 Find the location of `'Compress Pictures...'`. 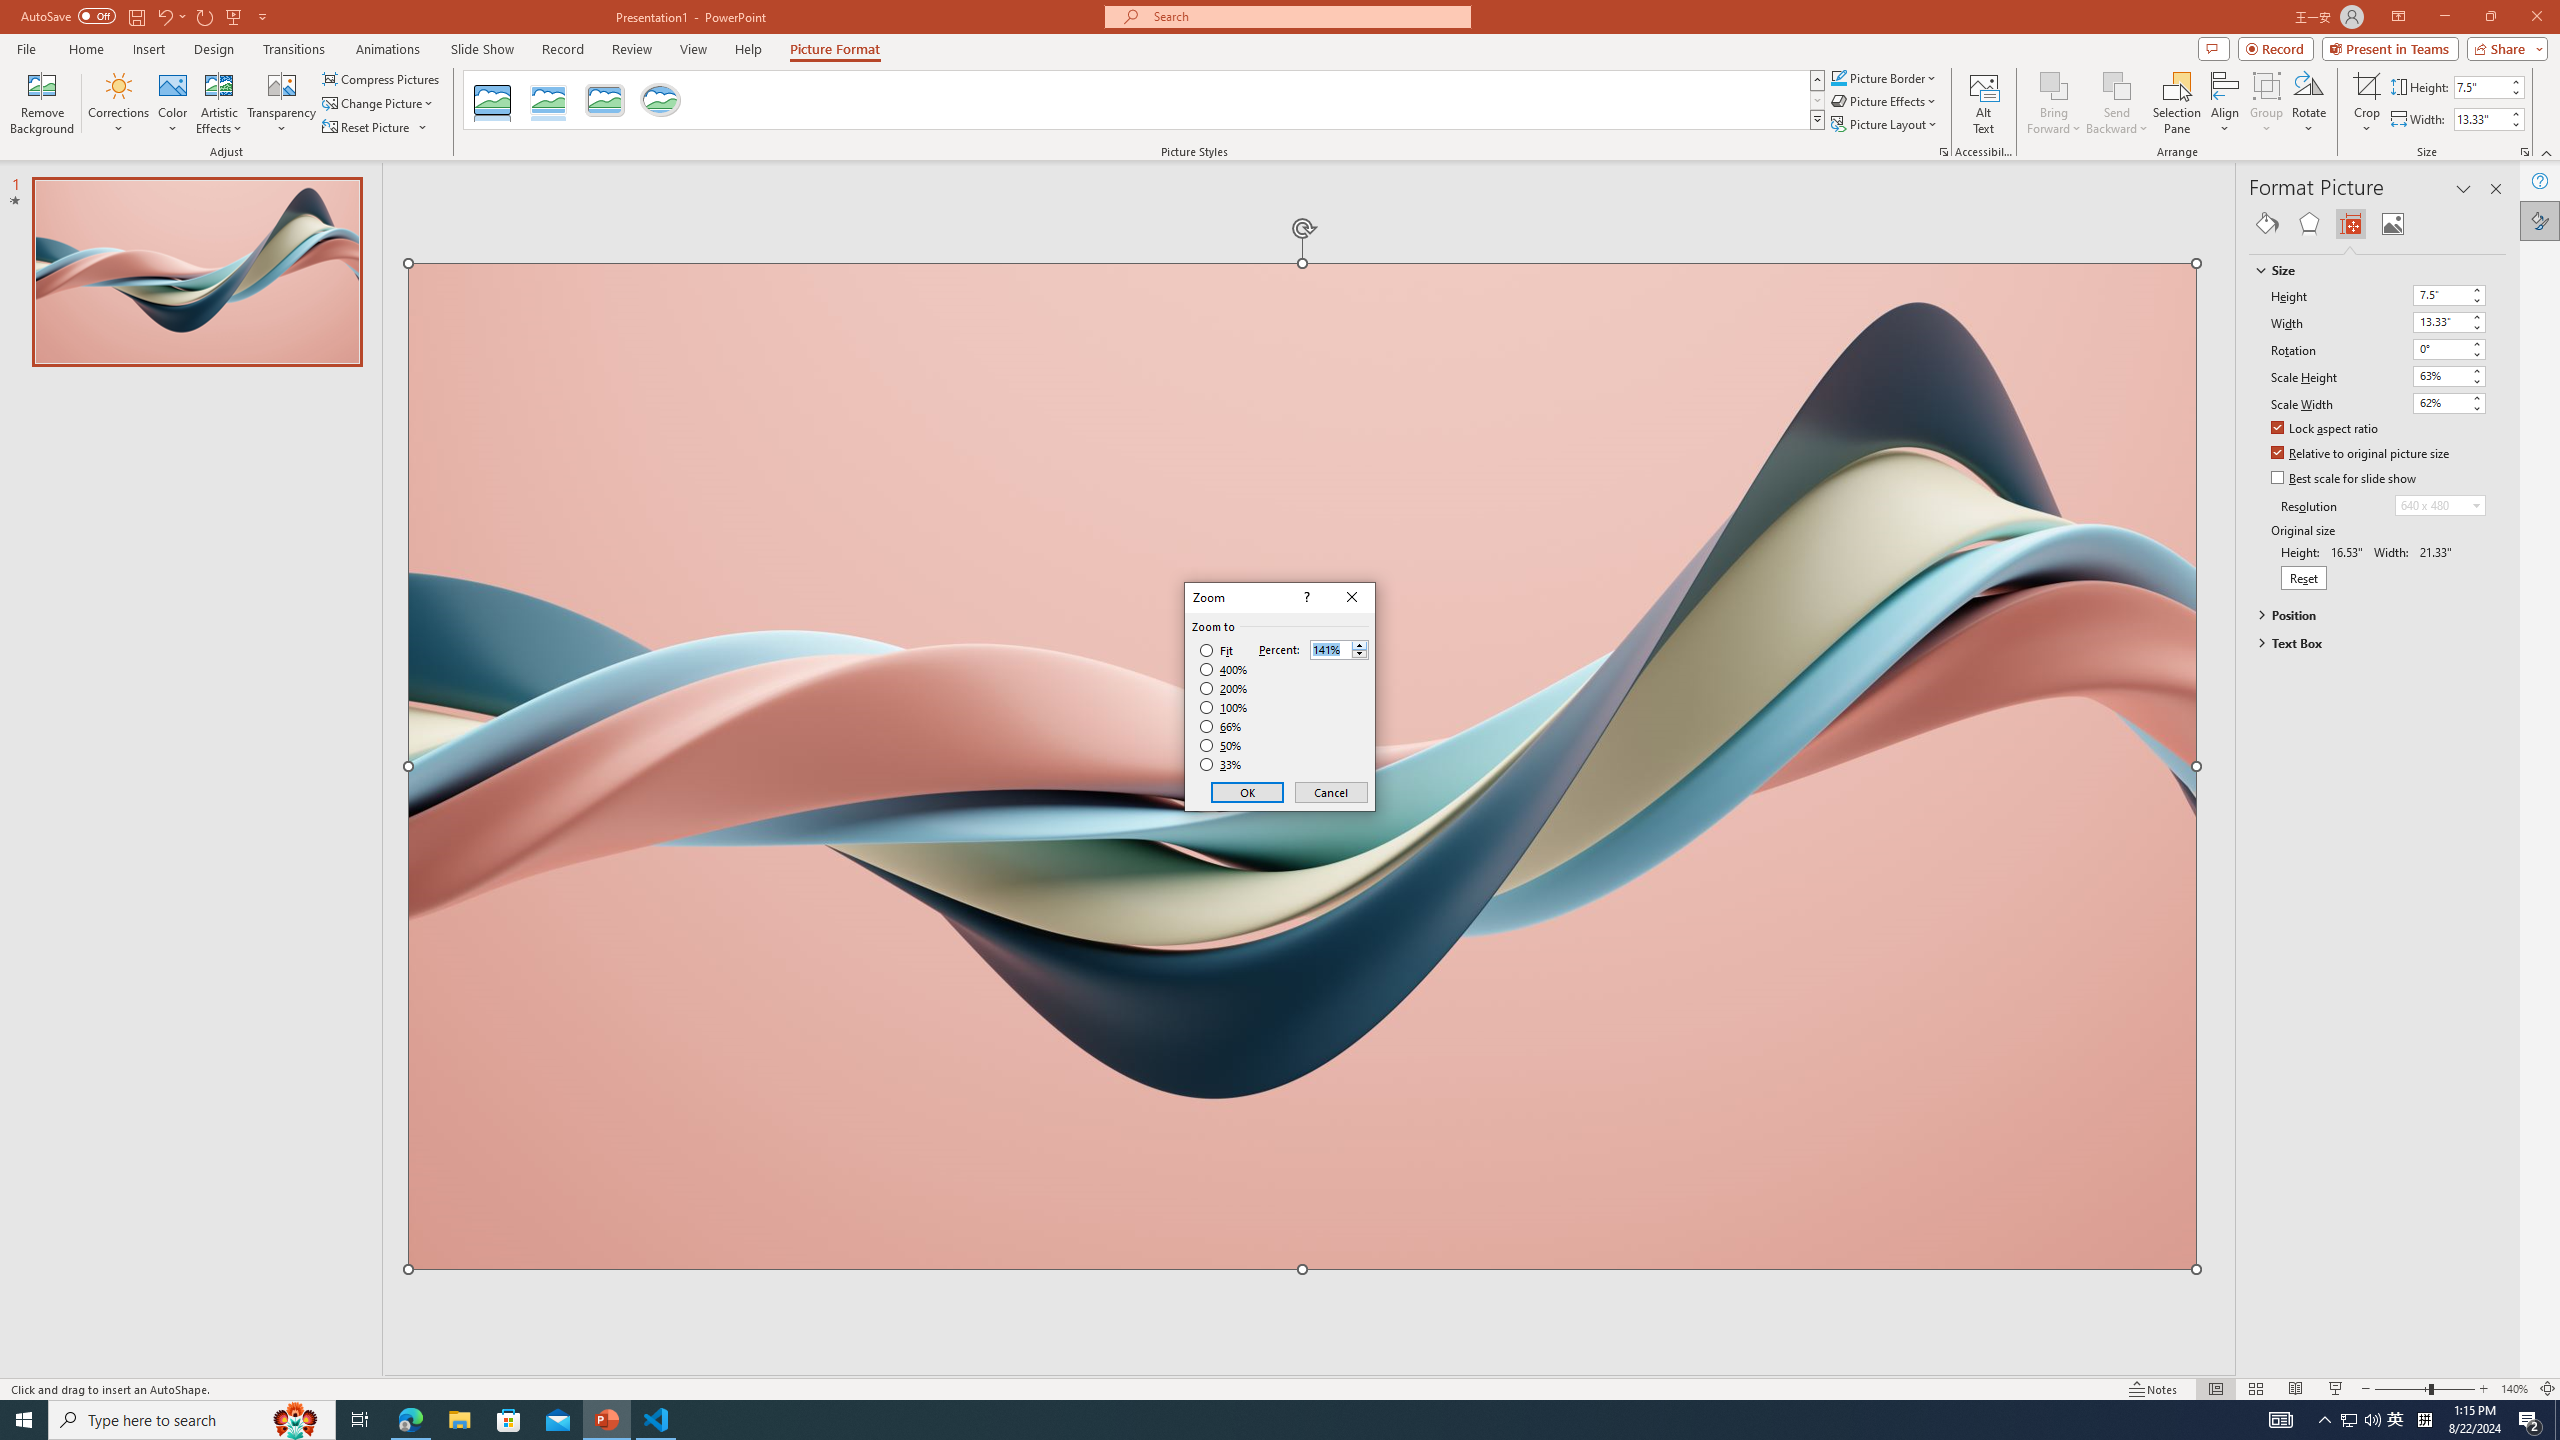

'Compress Pictures...' is located at coordinates (382, 78).